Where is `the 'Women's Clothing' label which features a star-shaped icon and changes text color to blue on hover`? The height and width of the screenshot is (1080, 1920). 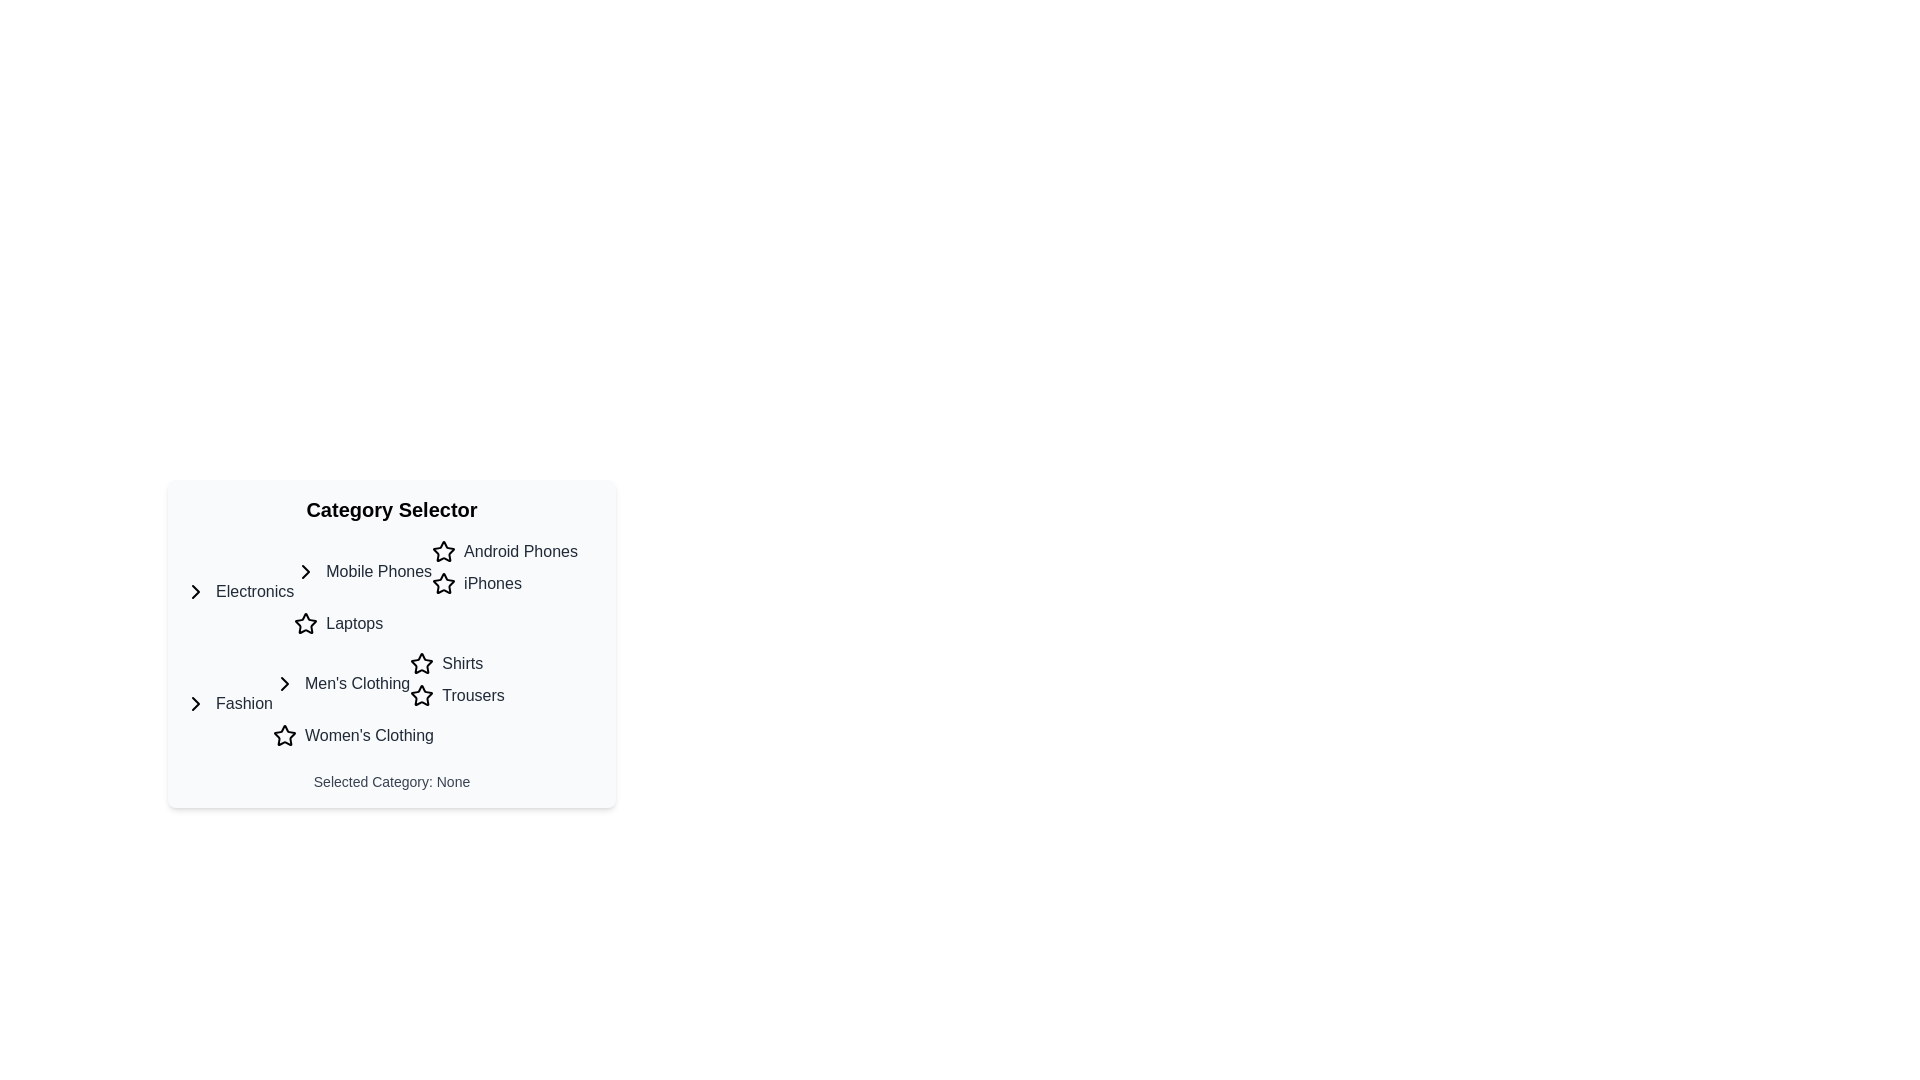
the 'Women's Clothing' label which features a star-shaped icon and changes text color to blue on hover is located at coordinates (388, 736).